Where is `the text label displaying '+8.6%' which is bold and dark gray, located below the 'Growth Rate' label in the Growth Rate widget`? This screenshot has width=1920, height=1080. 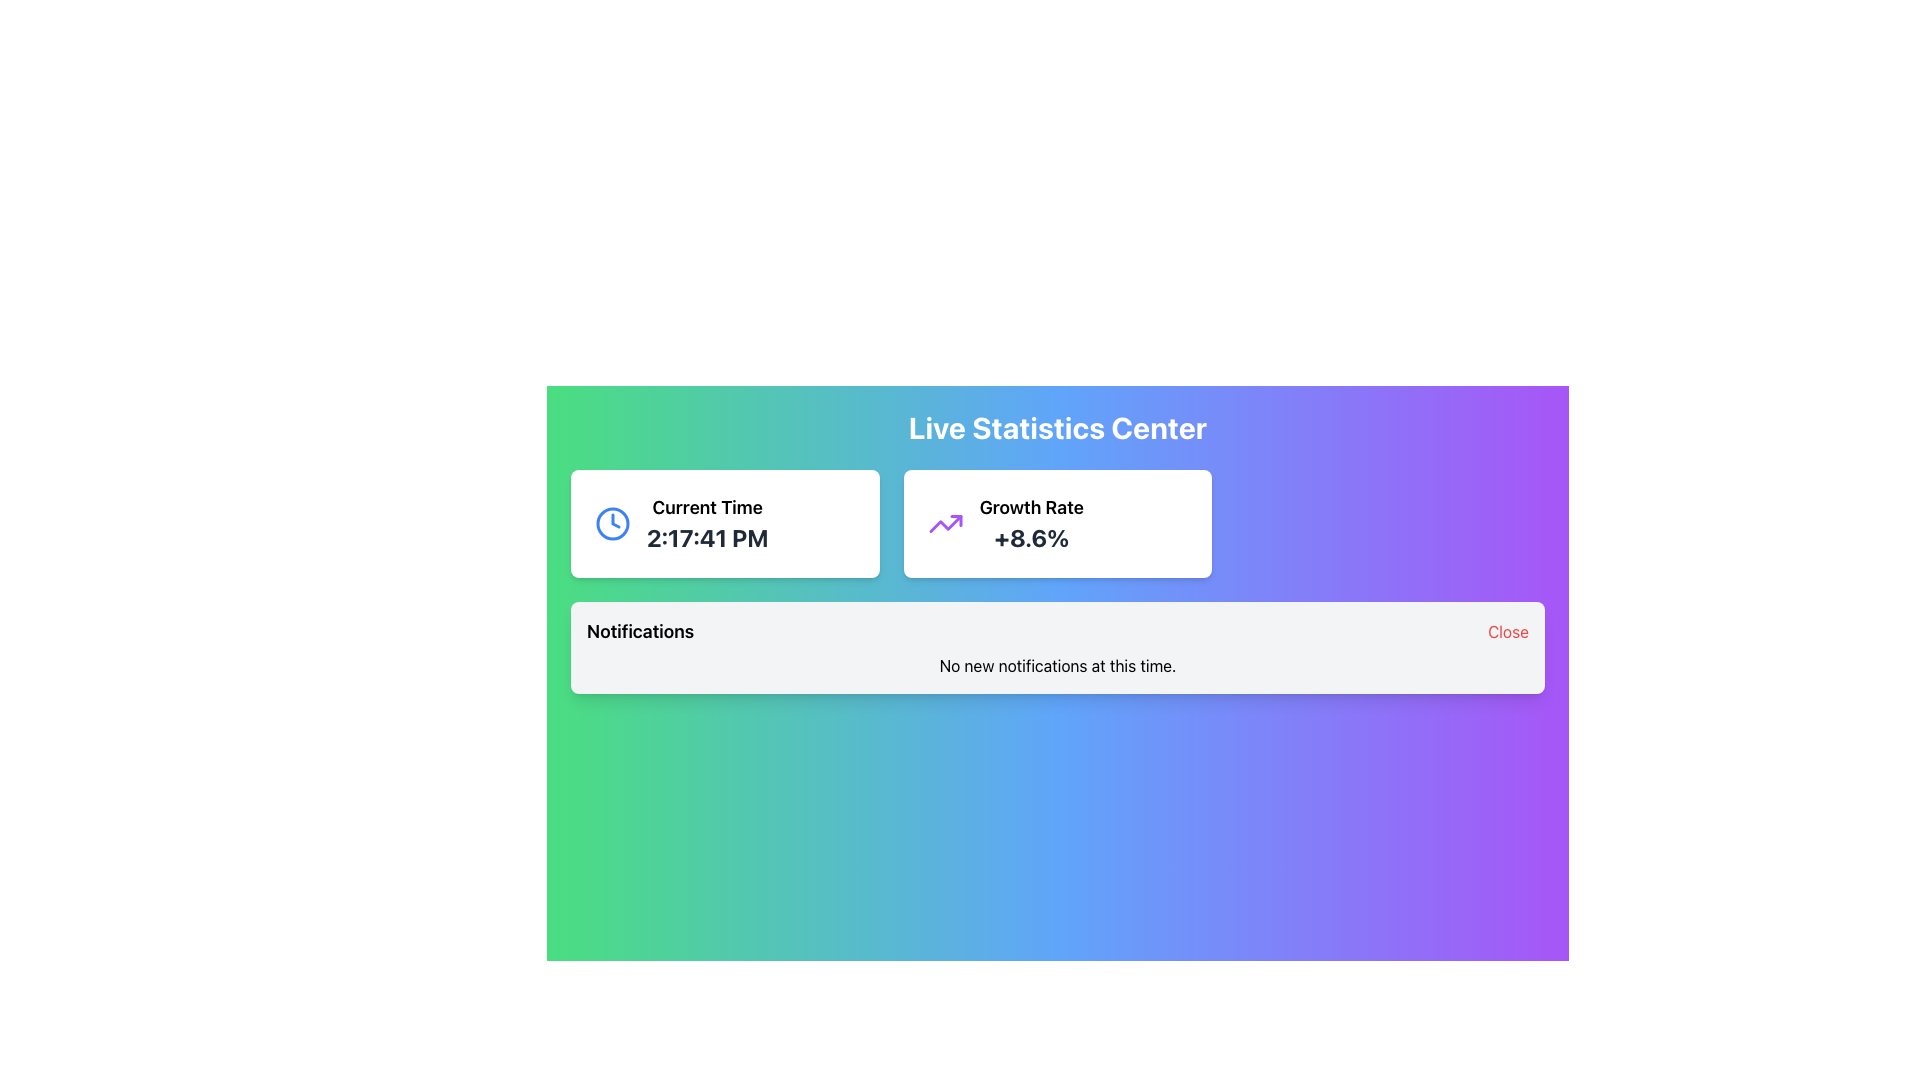
the text label displaying '+8.6%' which is bold and dark gray, located below the 'Growth Rate' label in the Growth Rate widget is located at coordinates (1031, 536).